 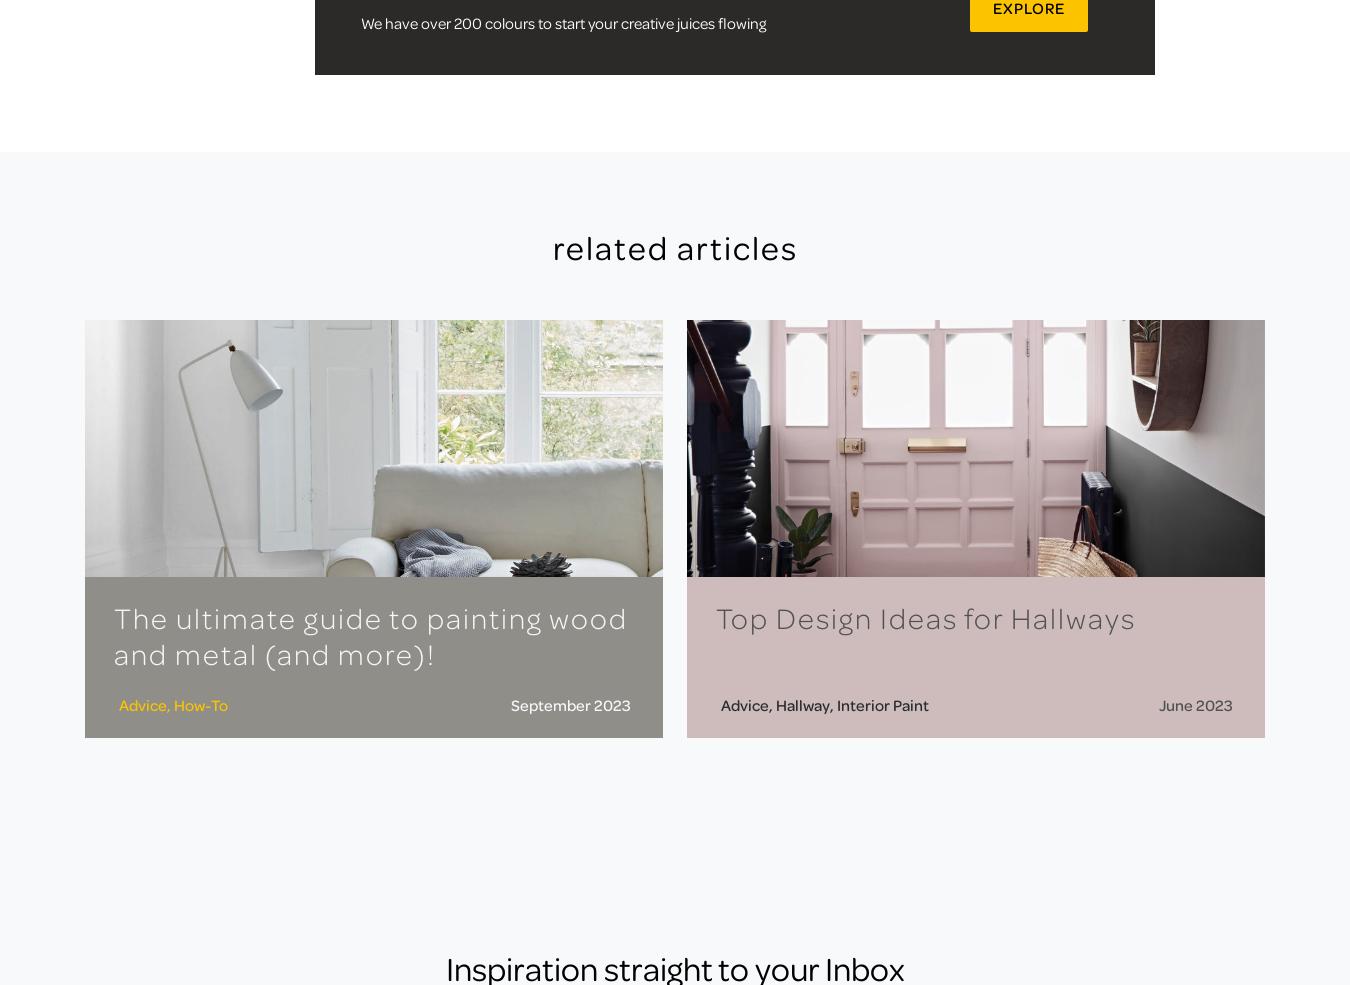 What do you see at coordinates (569, 703) in the screenshot?
I see `'September  2023'` at bounding box center [569, 703].